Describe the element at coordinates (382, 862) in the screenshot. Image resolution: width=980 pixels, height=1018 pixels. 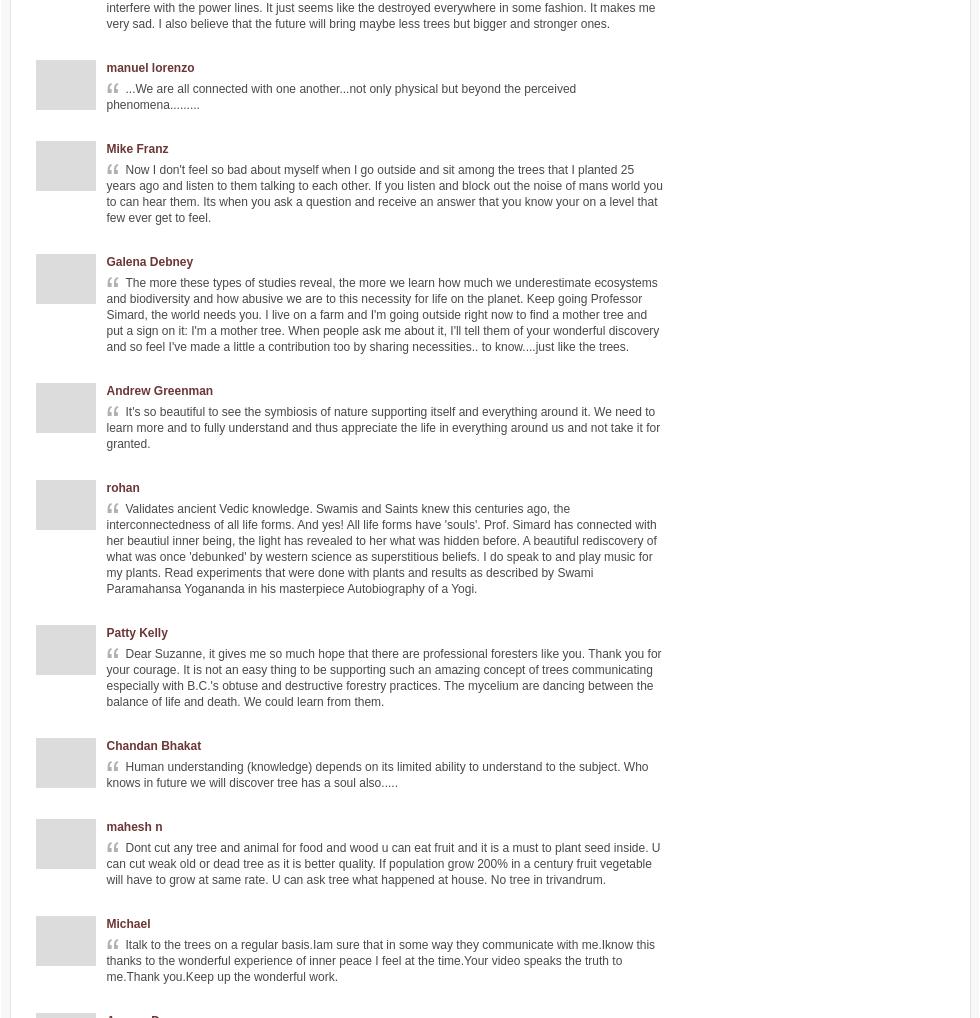
I see `'Dont cut any tree and animal for food and wood u can eat fruit and it is a must to plant seed inside. U can cut weak old or dead tree as it is better quality. If population grow 200% in a century fruit vegetable will have to grow at same rate. U can ask tree what happened at house. No tree in trivandrum.'` at that location.